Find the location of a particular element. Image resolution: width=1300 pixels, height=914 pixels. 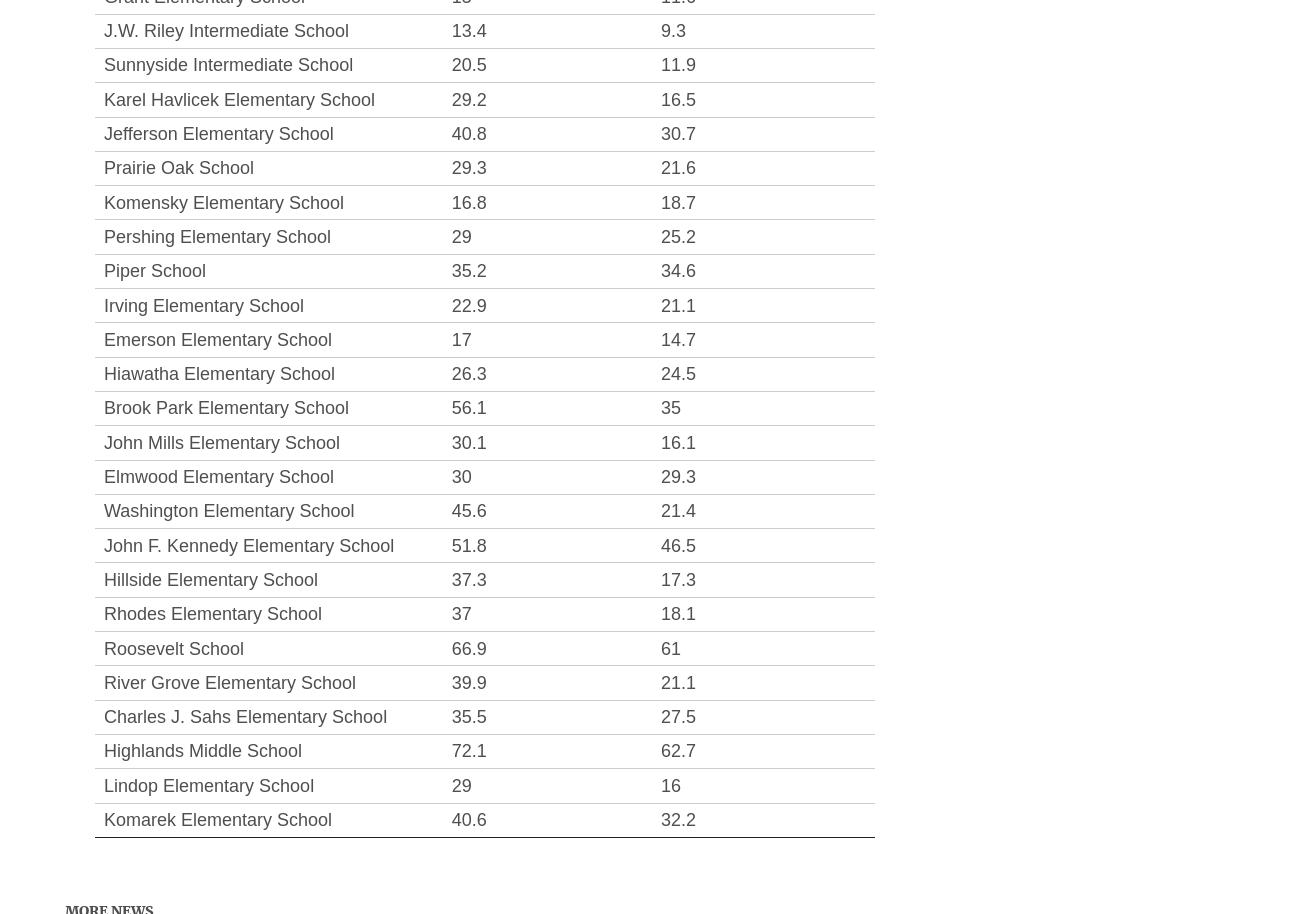

'Highlands Middle School' is located at coordinates (203, 751).